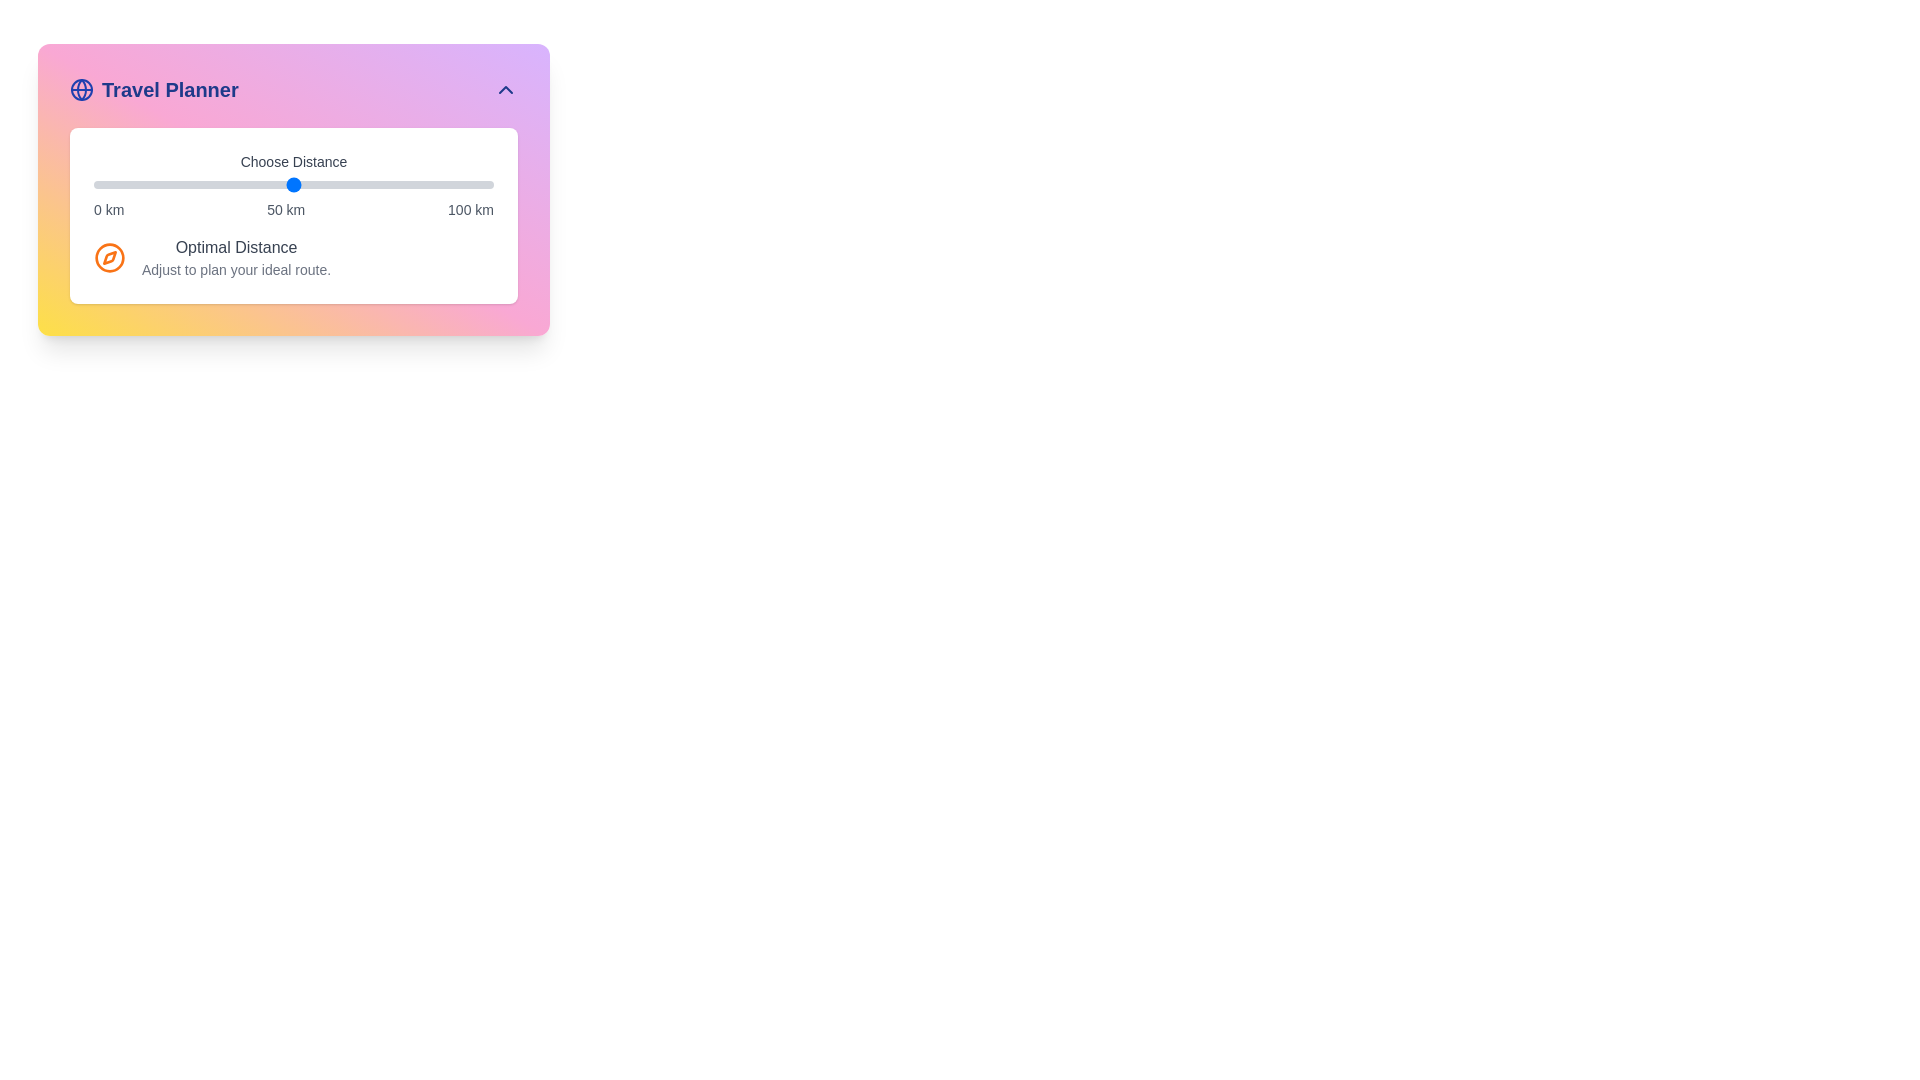  Describe the element at coordinates (96, 185) in the screenshot. I see `the distance slider` at that location.